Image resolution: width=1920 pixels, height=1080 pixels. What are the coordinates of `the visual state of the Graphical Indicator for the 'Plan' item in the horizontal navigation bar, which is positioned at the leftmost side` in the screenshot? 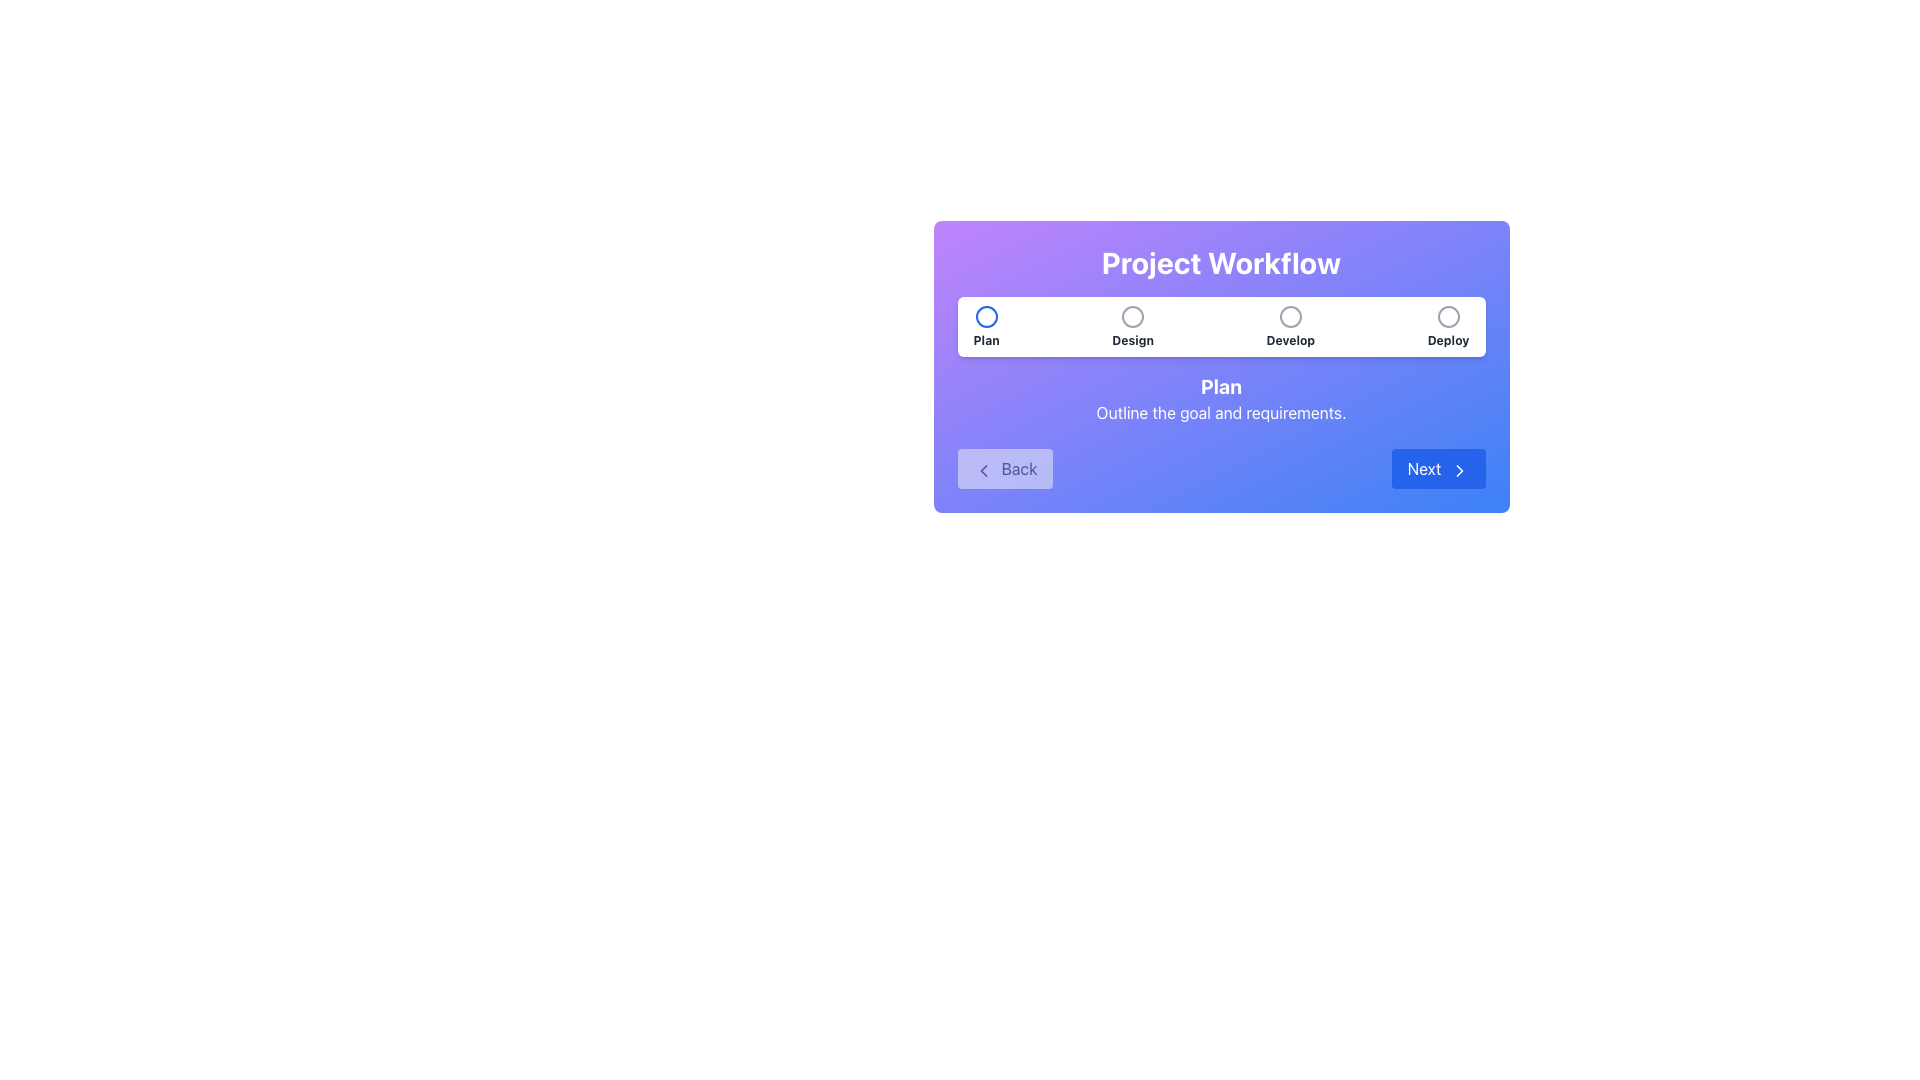 It's located at (986, 315).